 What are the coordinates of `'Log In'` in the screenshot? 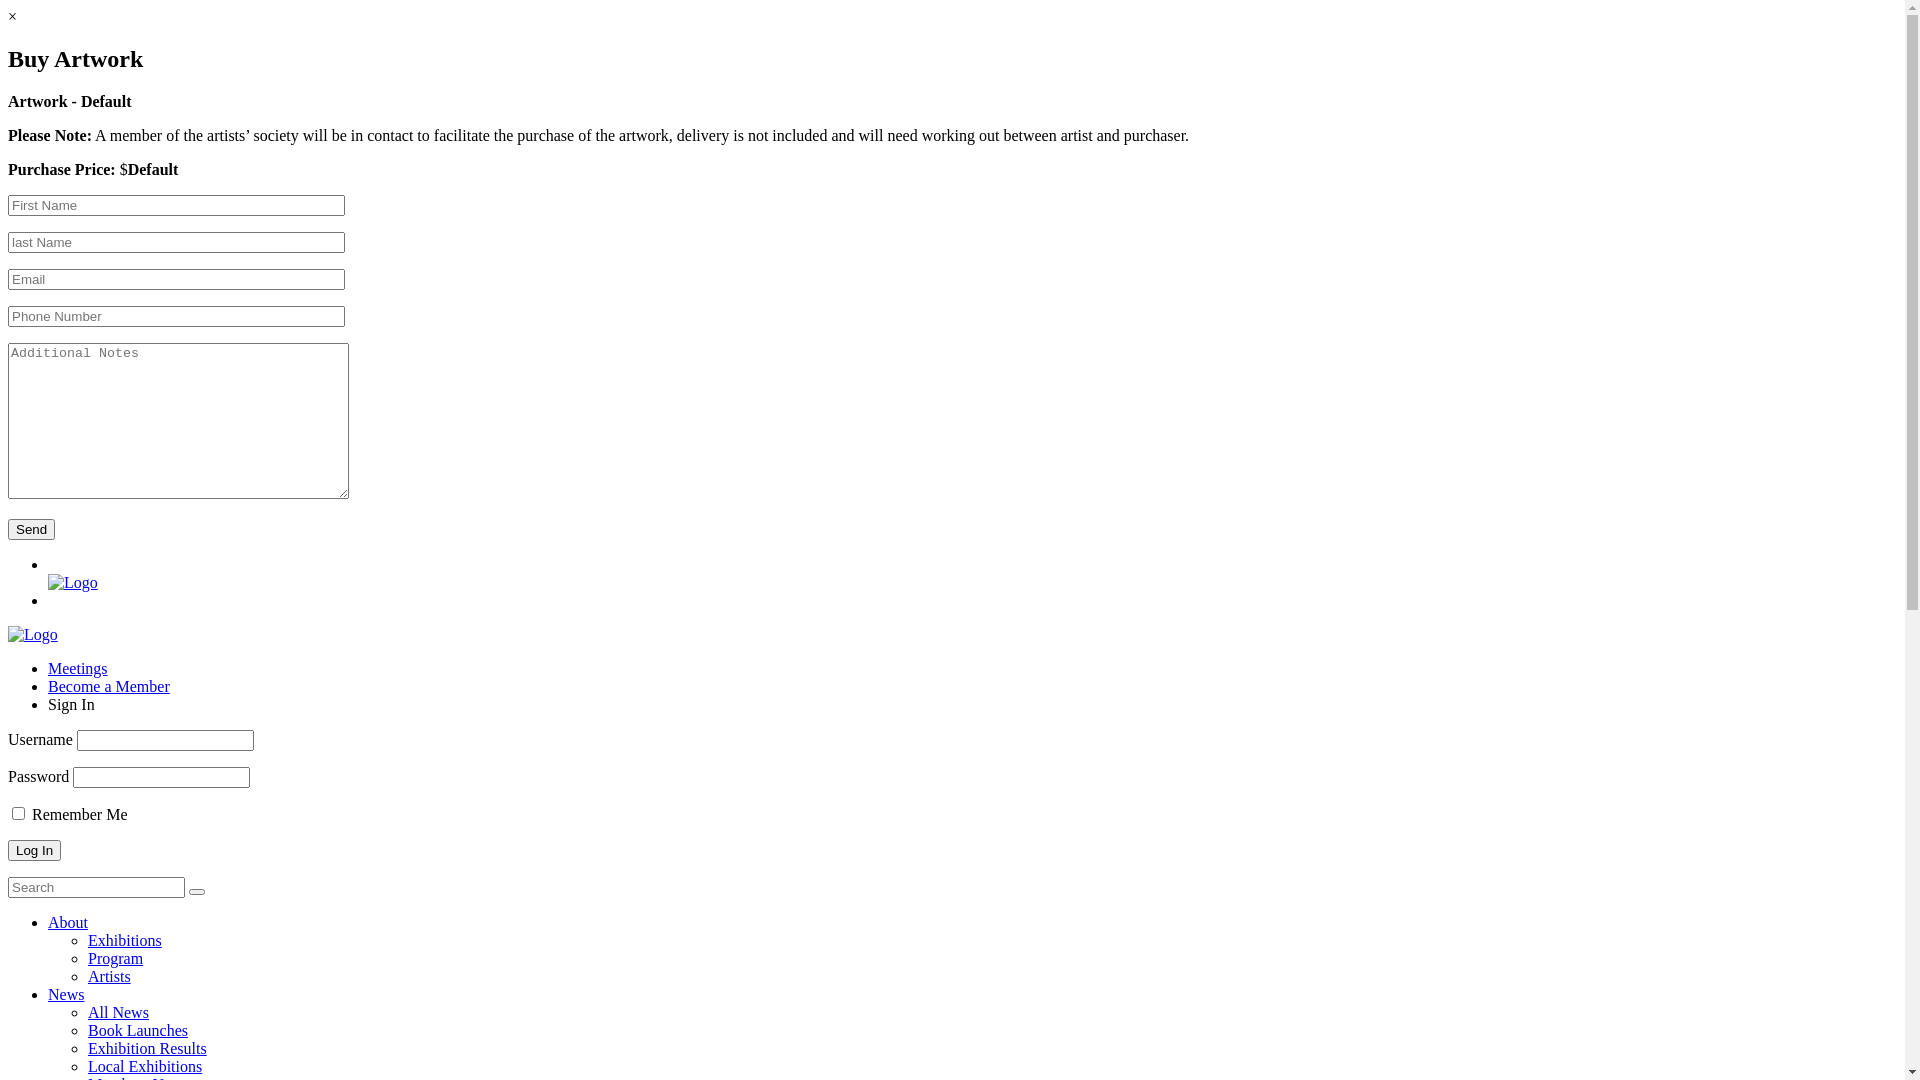 It's located at (34, 850).